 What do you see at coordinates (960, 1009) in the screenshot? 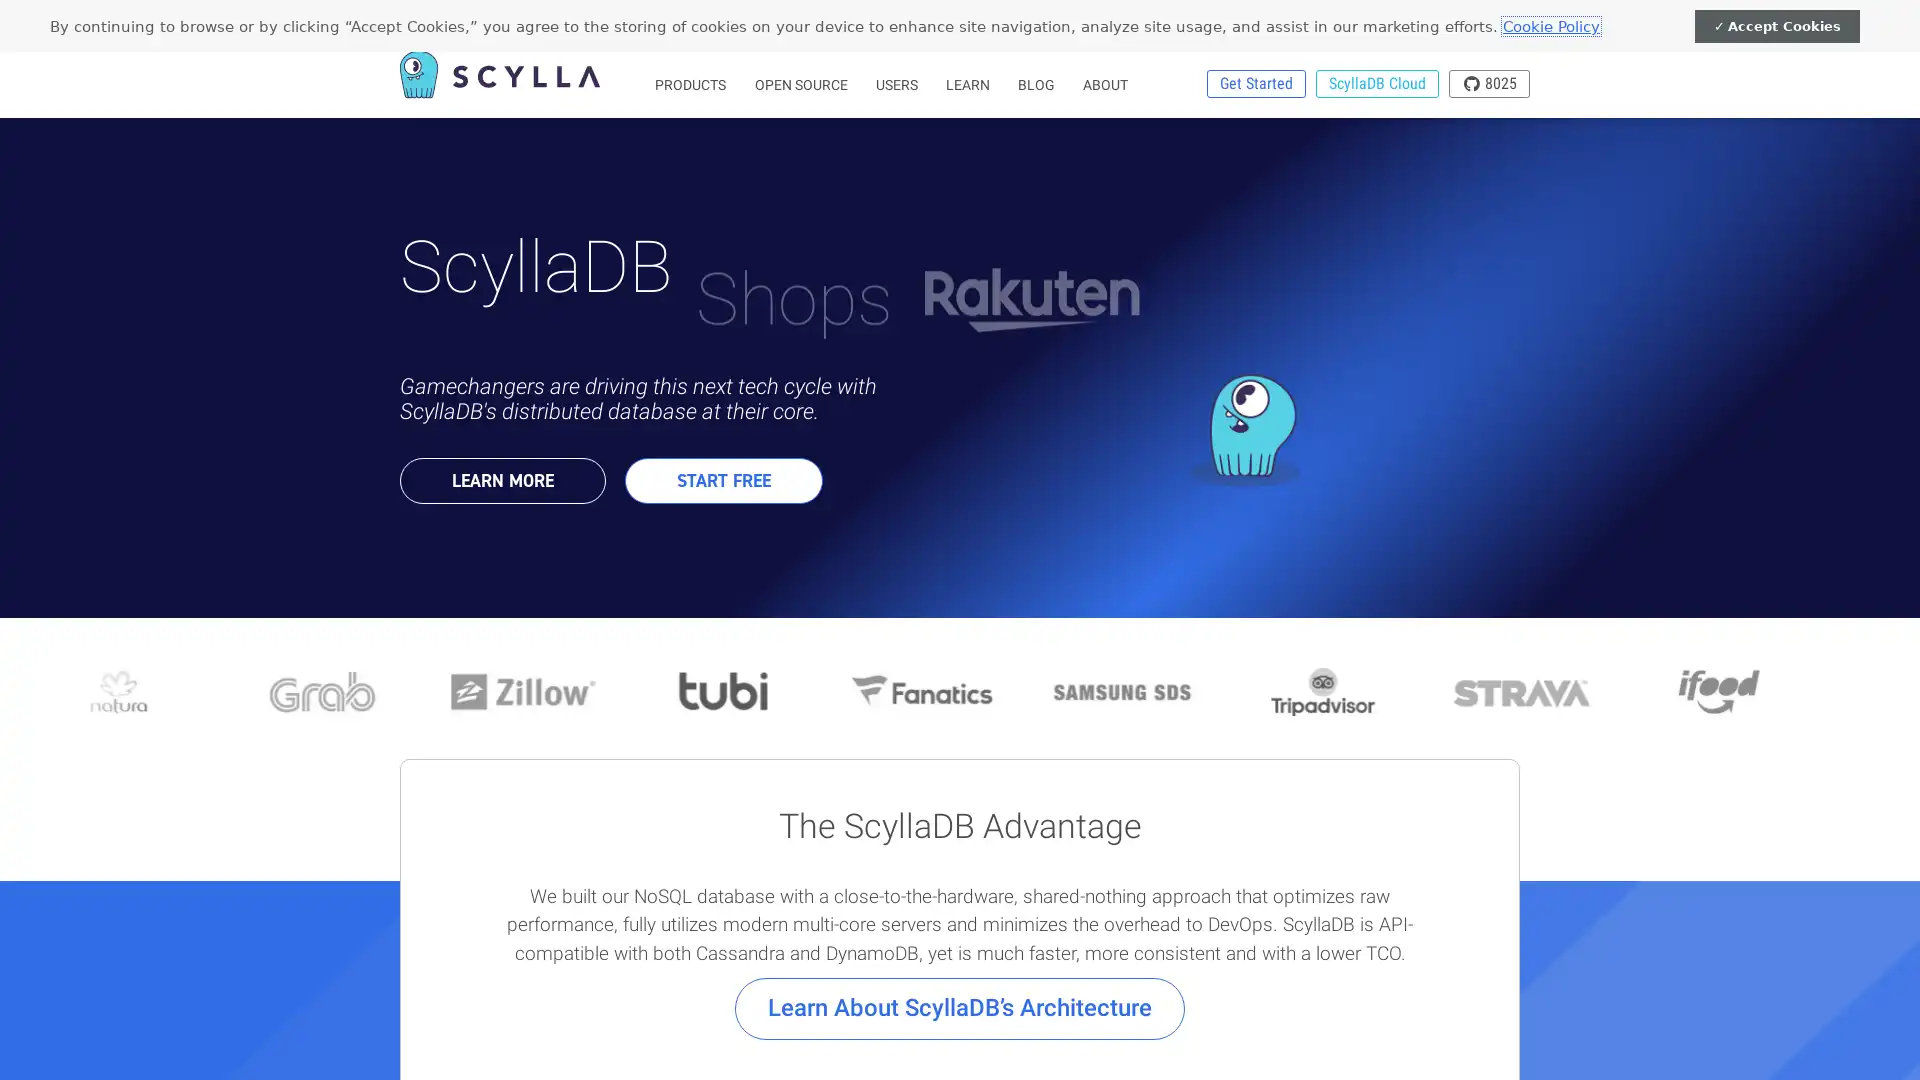
I see `Learn About ScyllaDBs Architecture` at bounding box center [960, 1009].